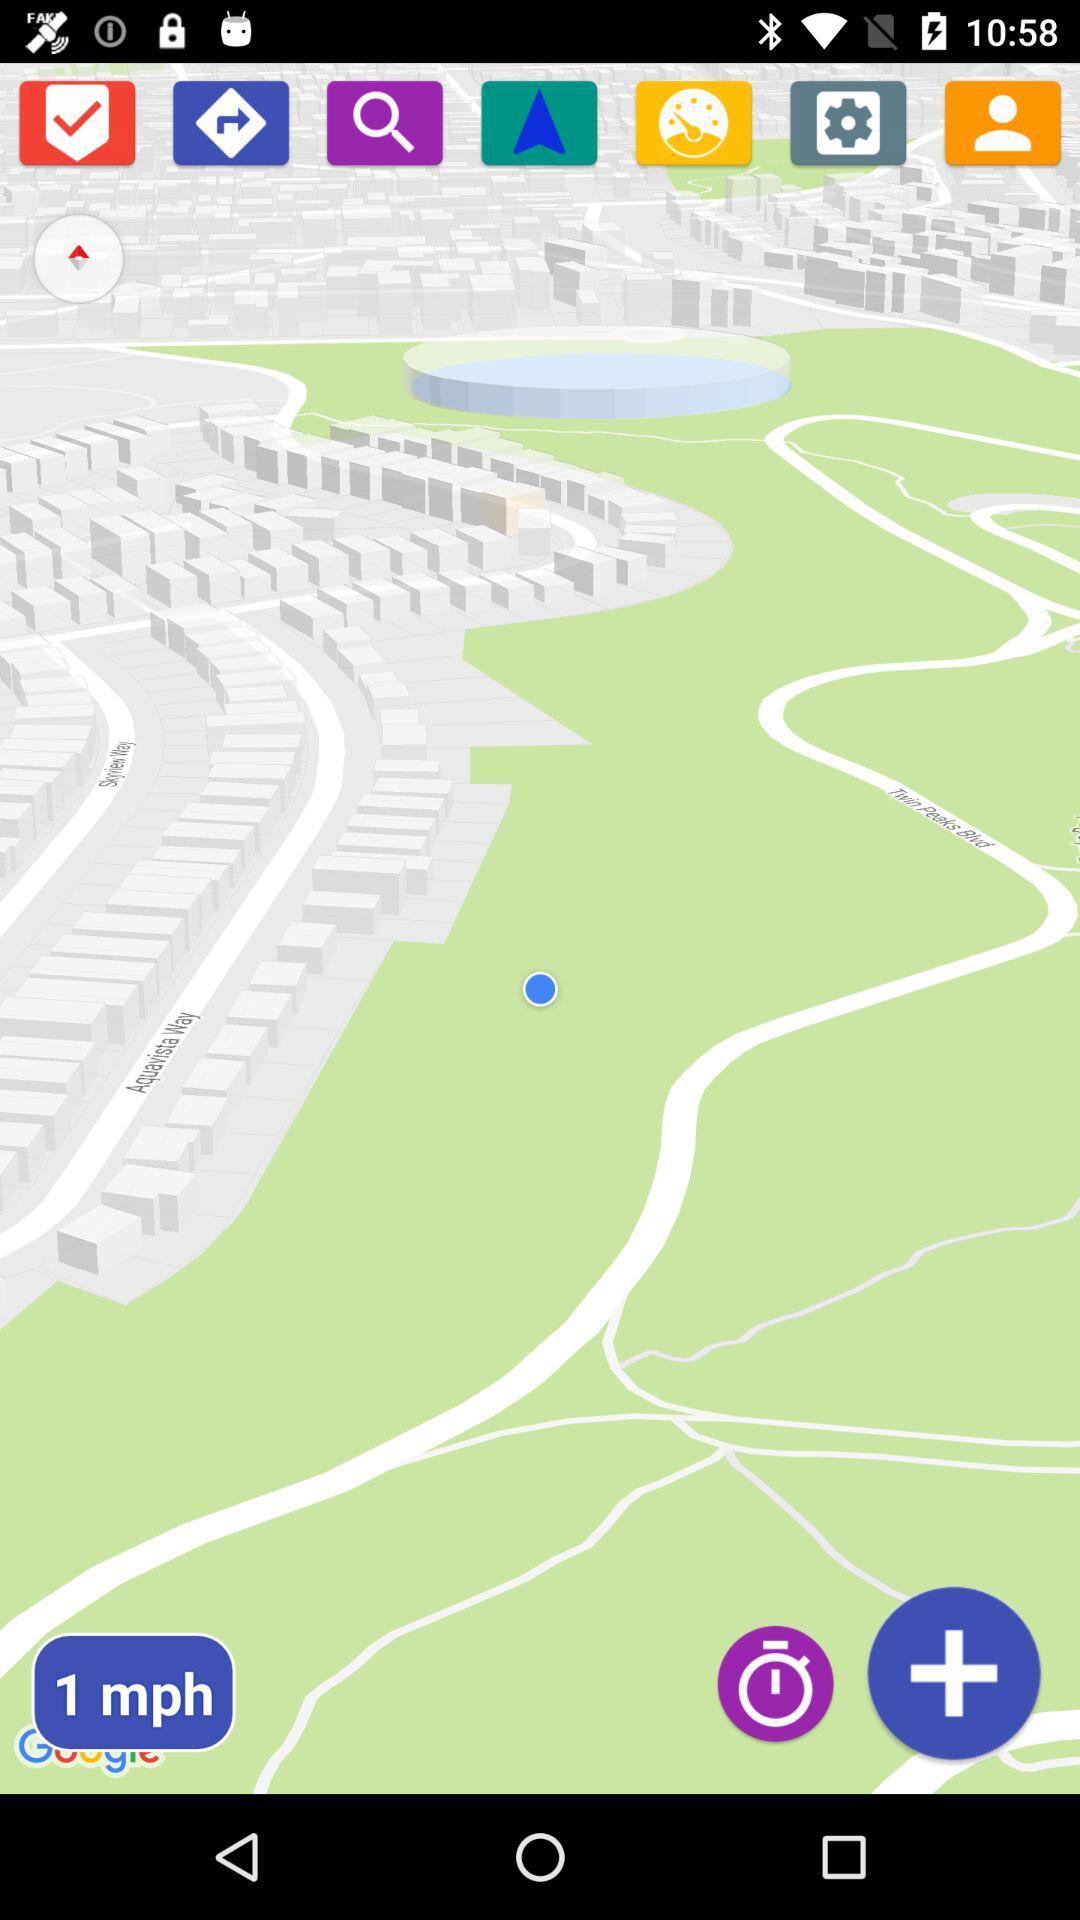 This screenshot has width=1080, height=1920. I want to click on adjust speed, so click(692, 121).